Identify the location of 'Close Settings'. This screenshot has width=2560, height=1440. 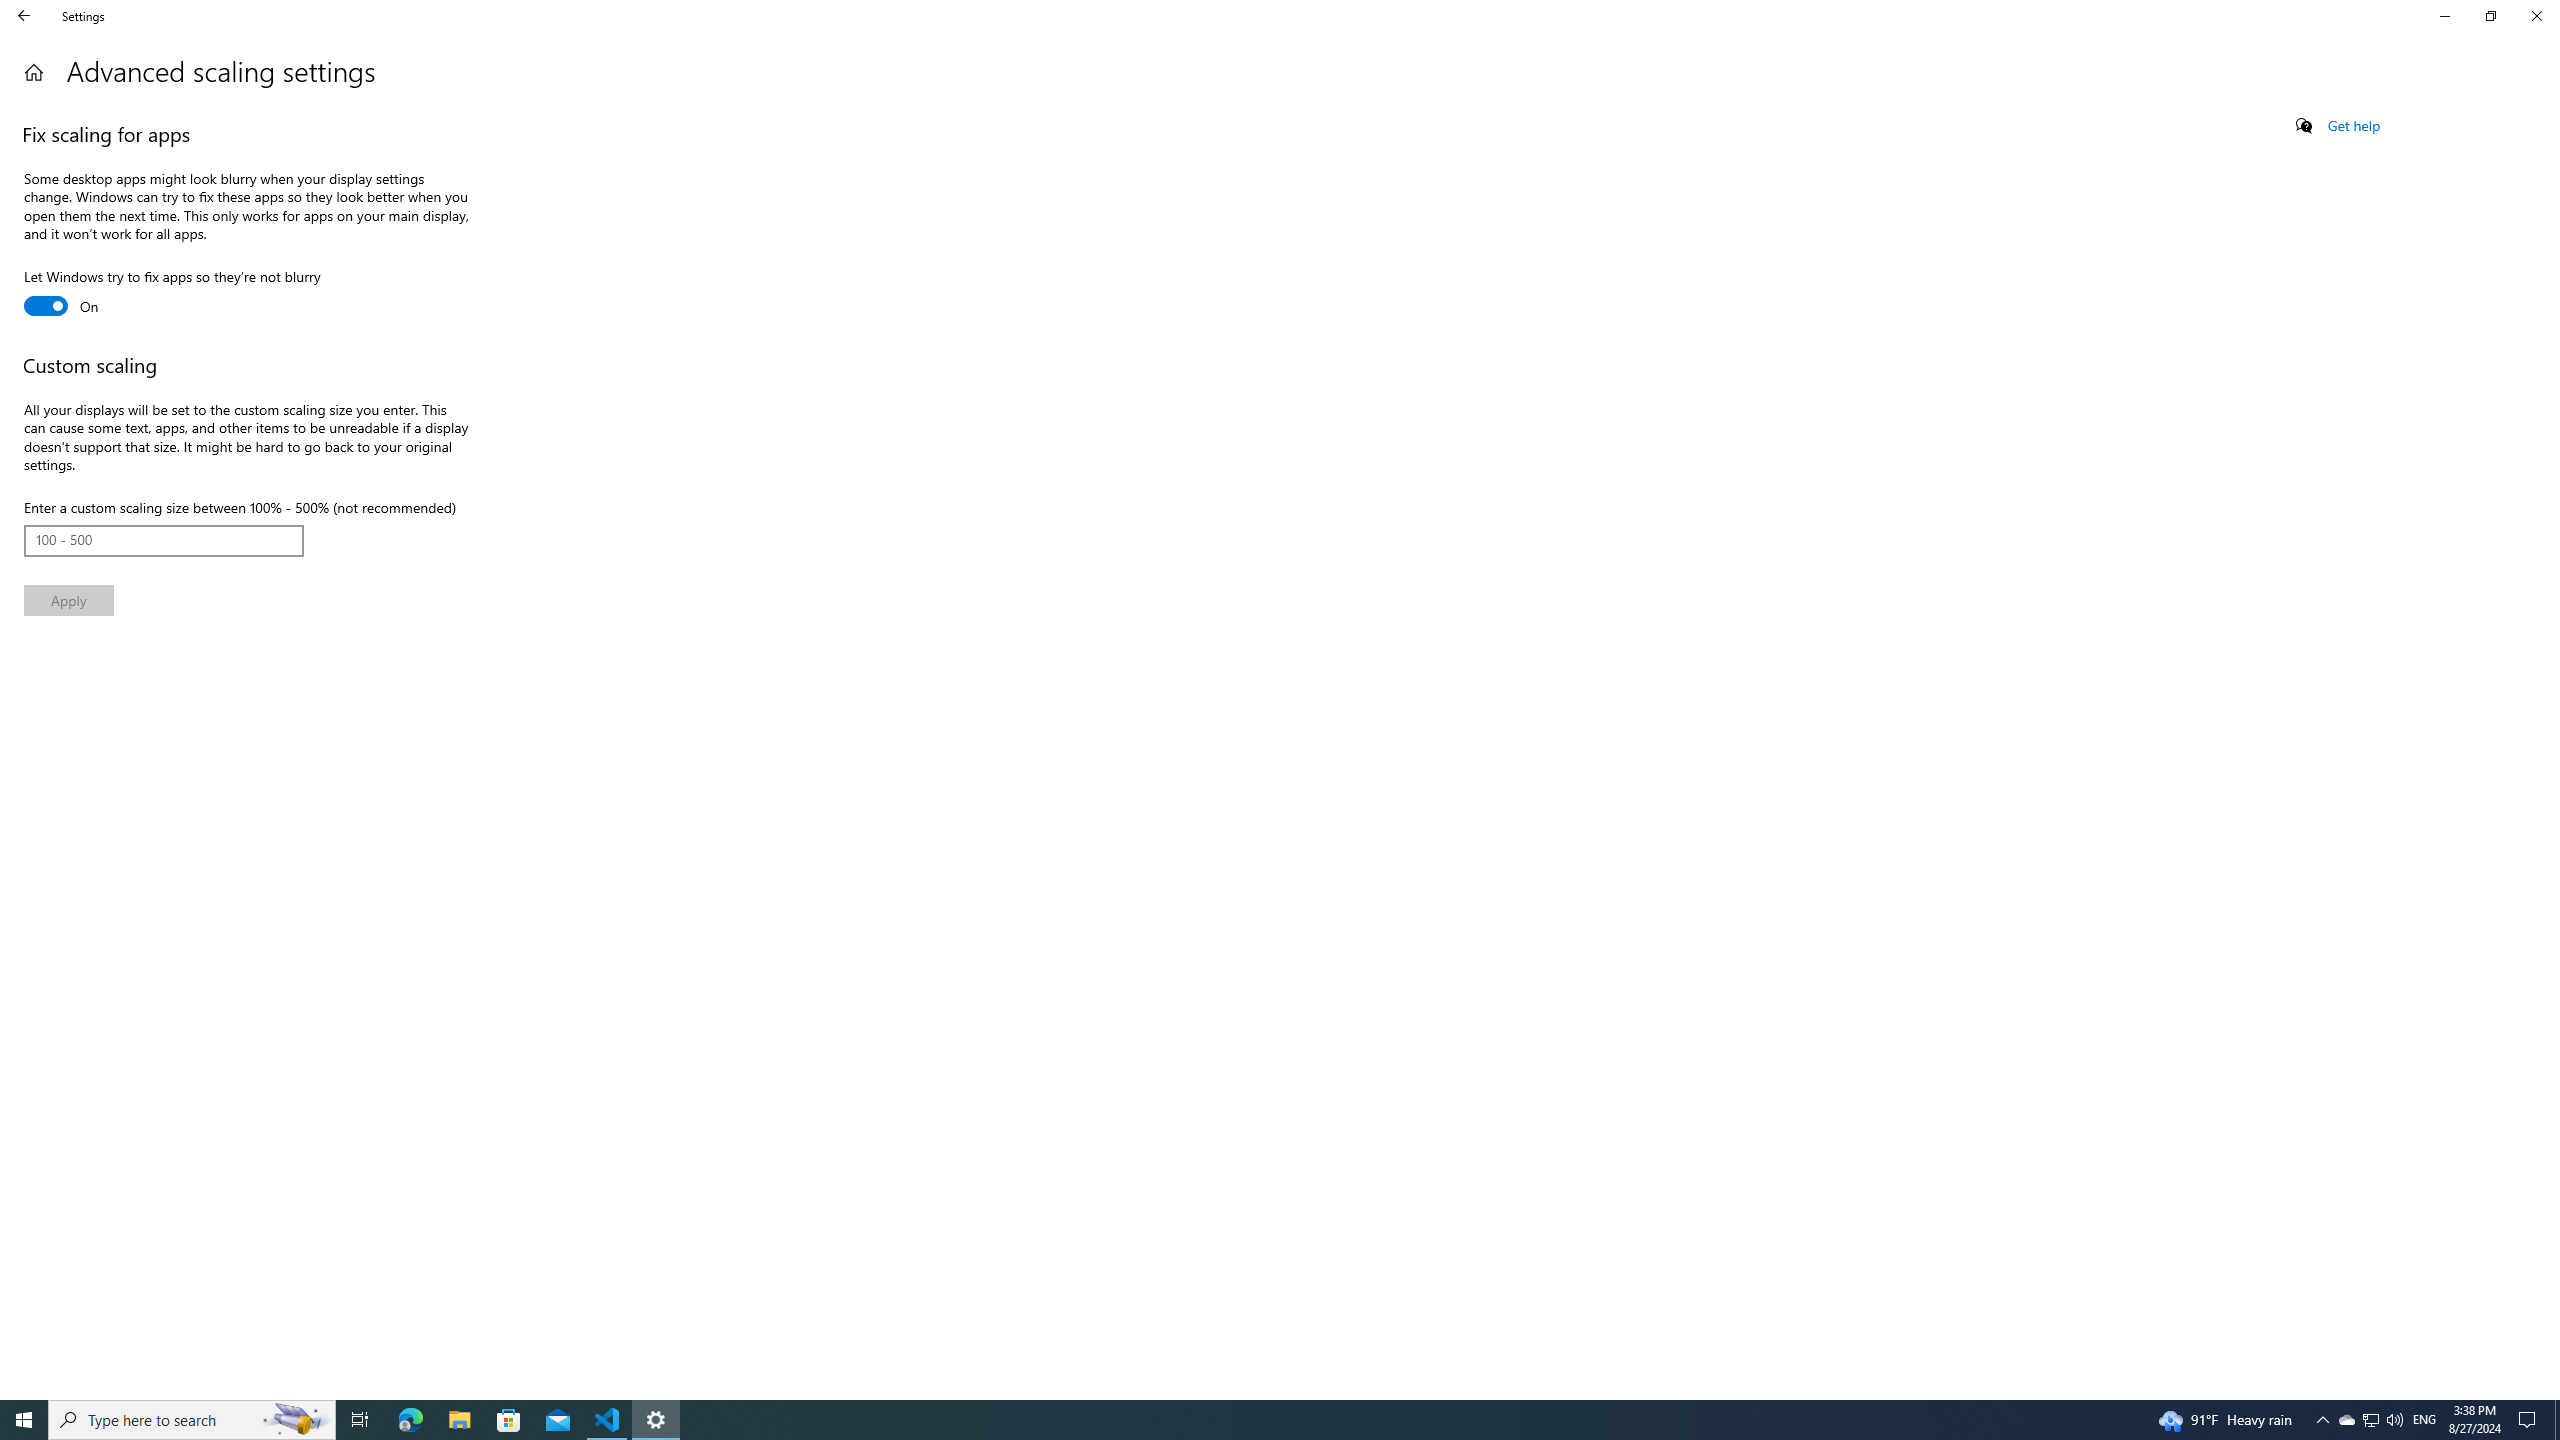
(2535, 15).